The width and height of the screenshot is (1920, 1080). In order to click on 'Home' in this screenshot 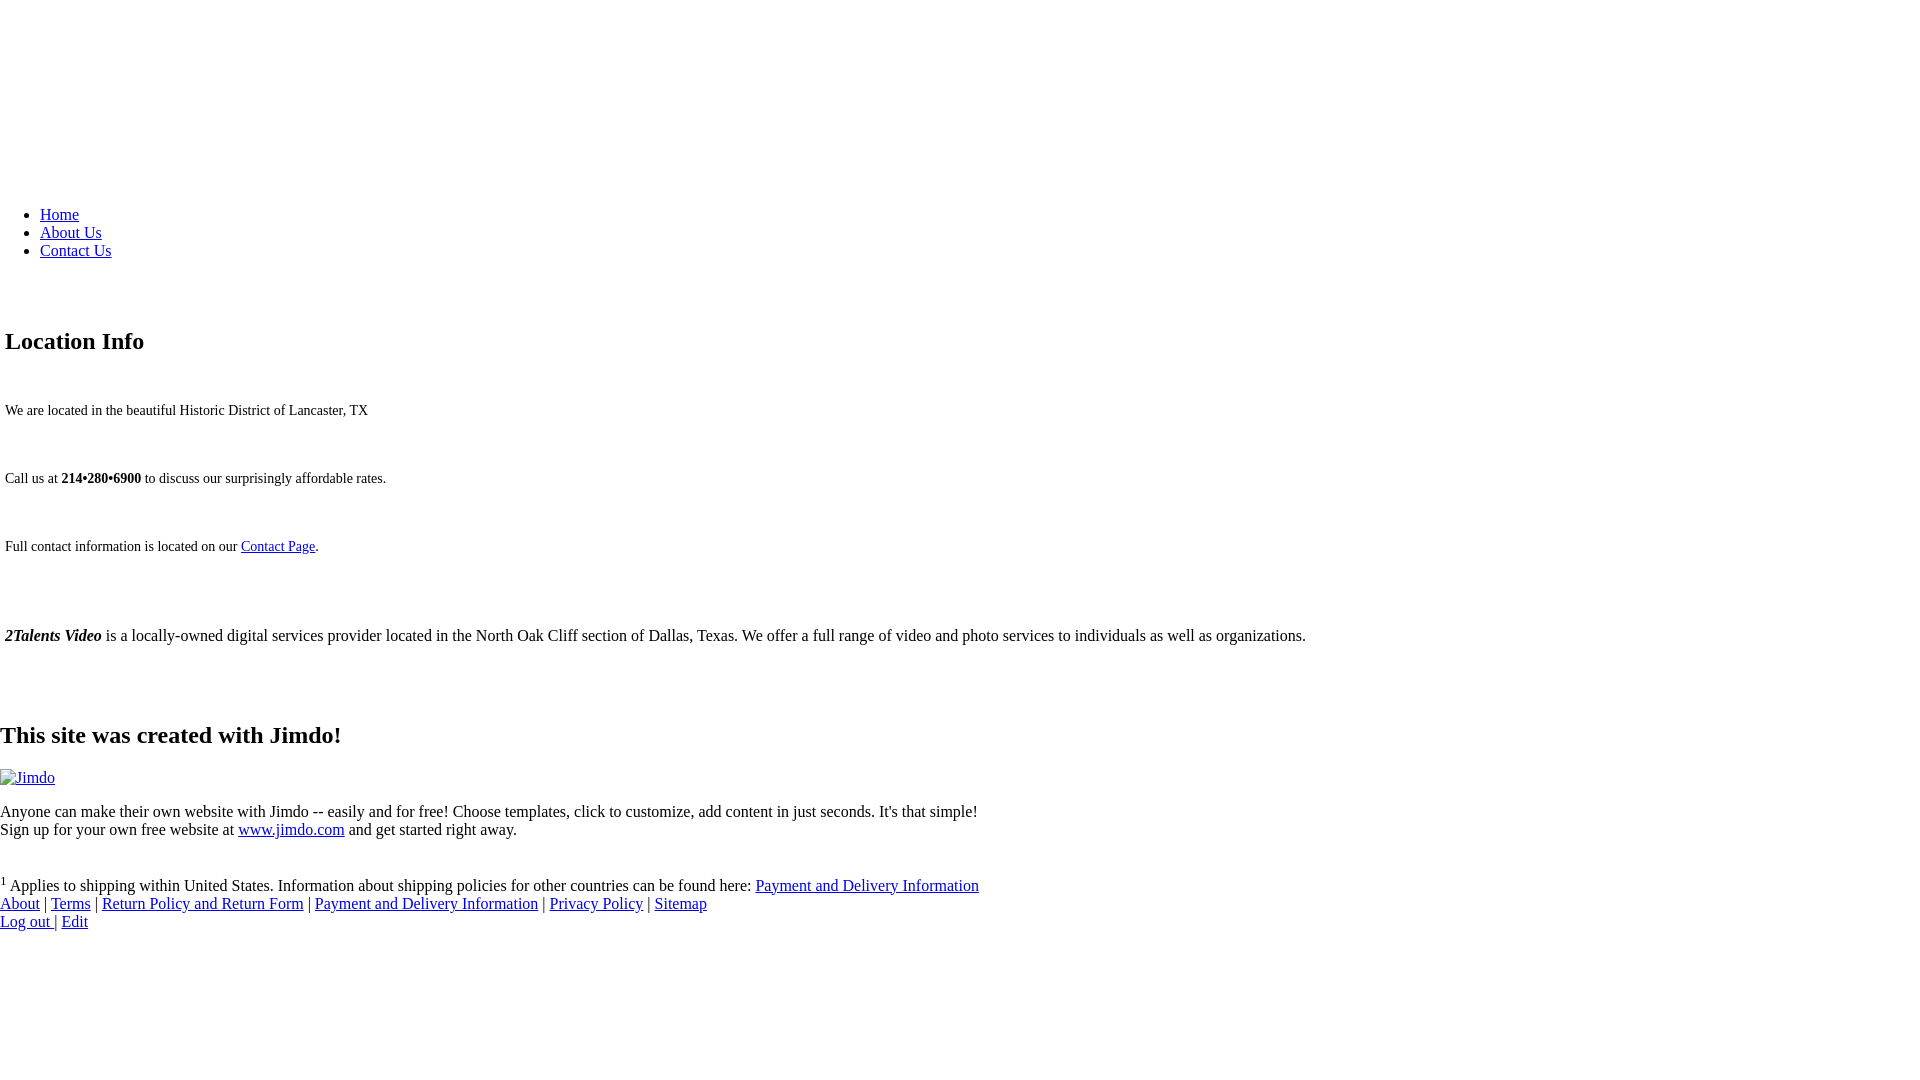, I will do `click(59, 214)`.